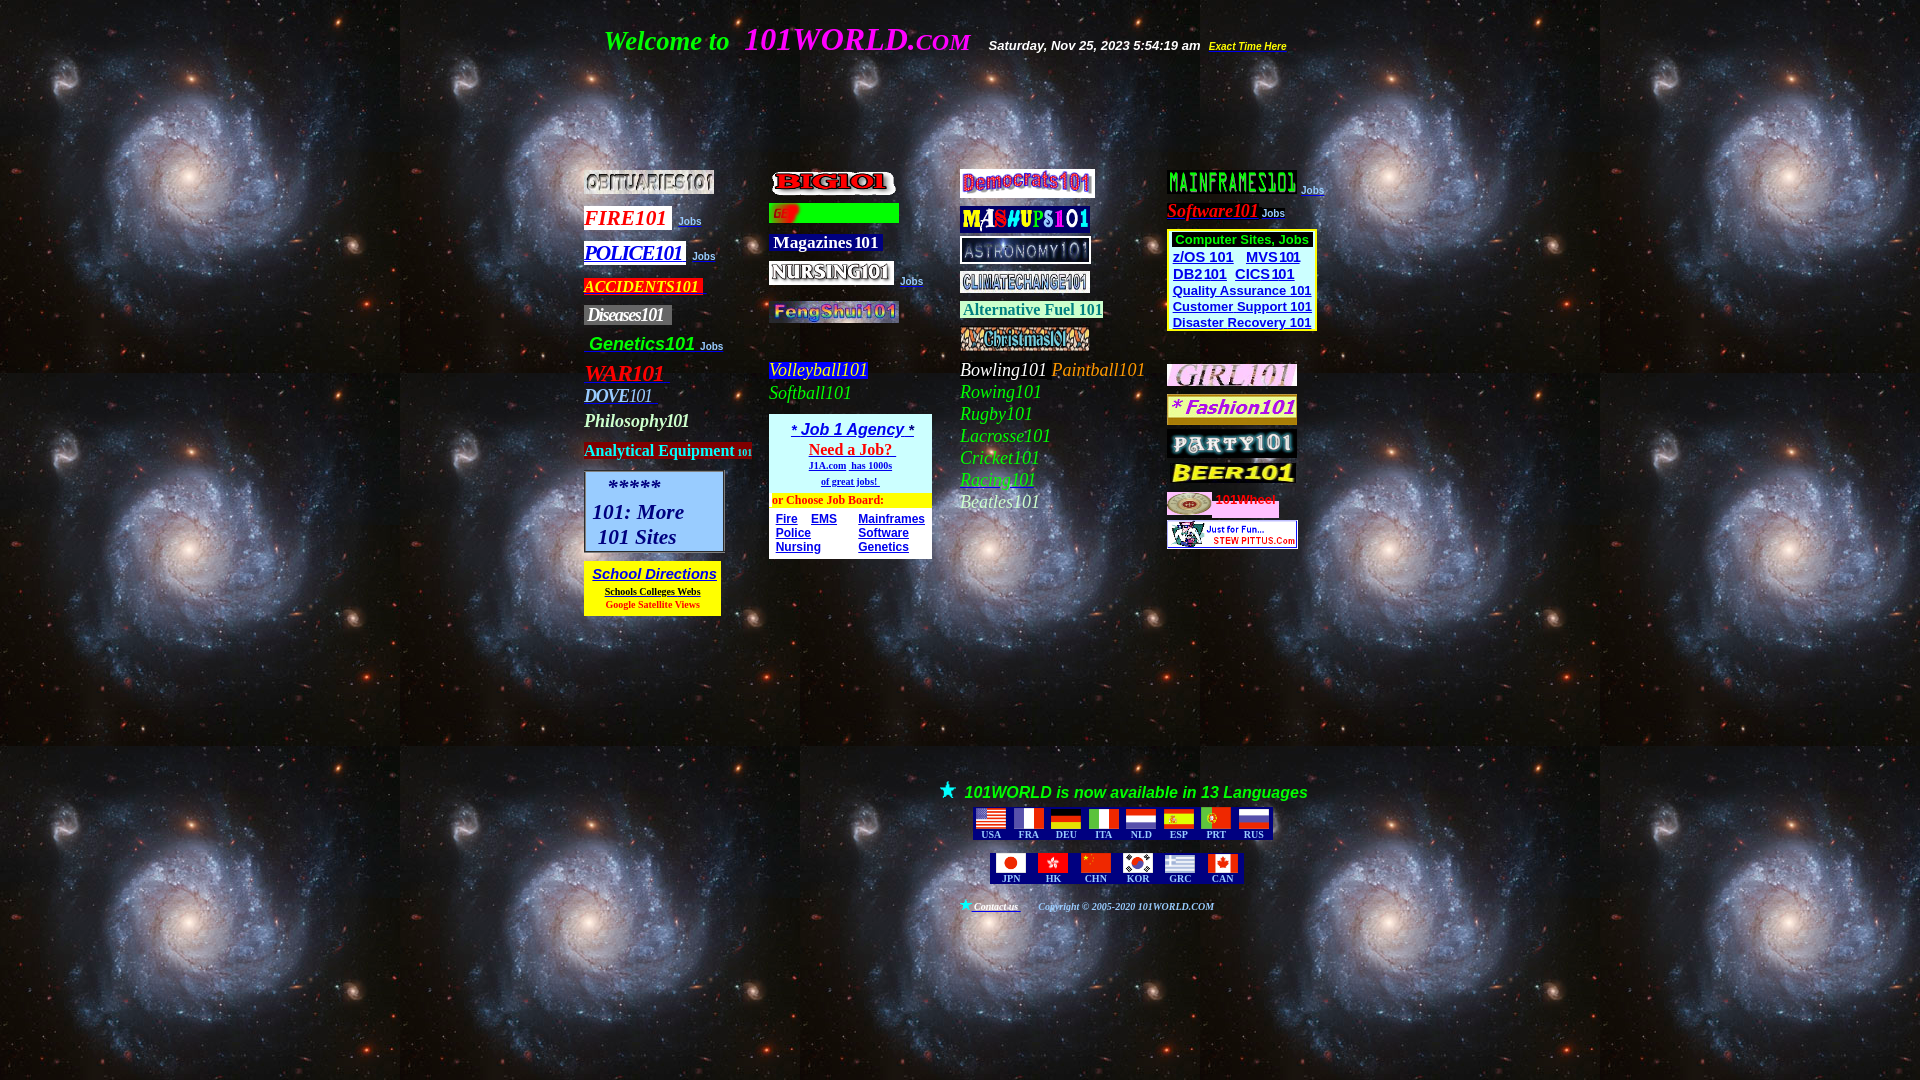 The height and width of the screenshot is (1080, 1920). What do you see at coordinates (792, 531) in the screenshot?
I see `'Police'` at bounding box center [792, 531].